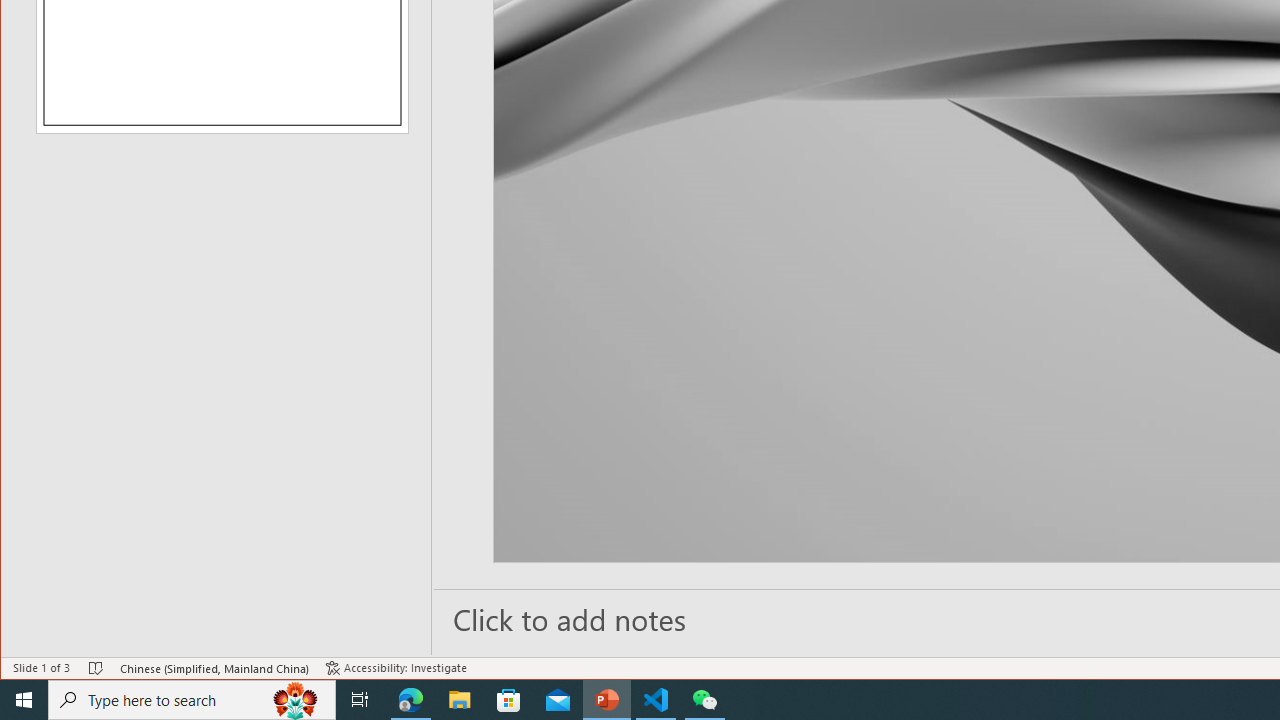 The image size is (1280, 720). I want to click on 'Search highlights icon opens search home window', so click(294, 698).